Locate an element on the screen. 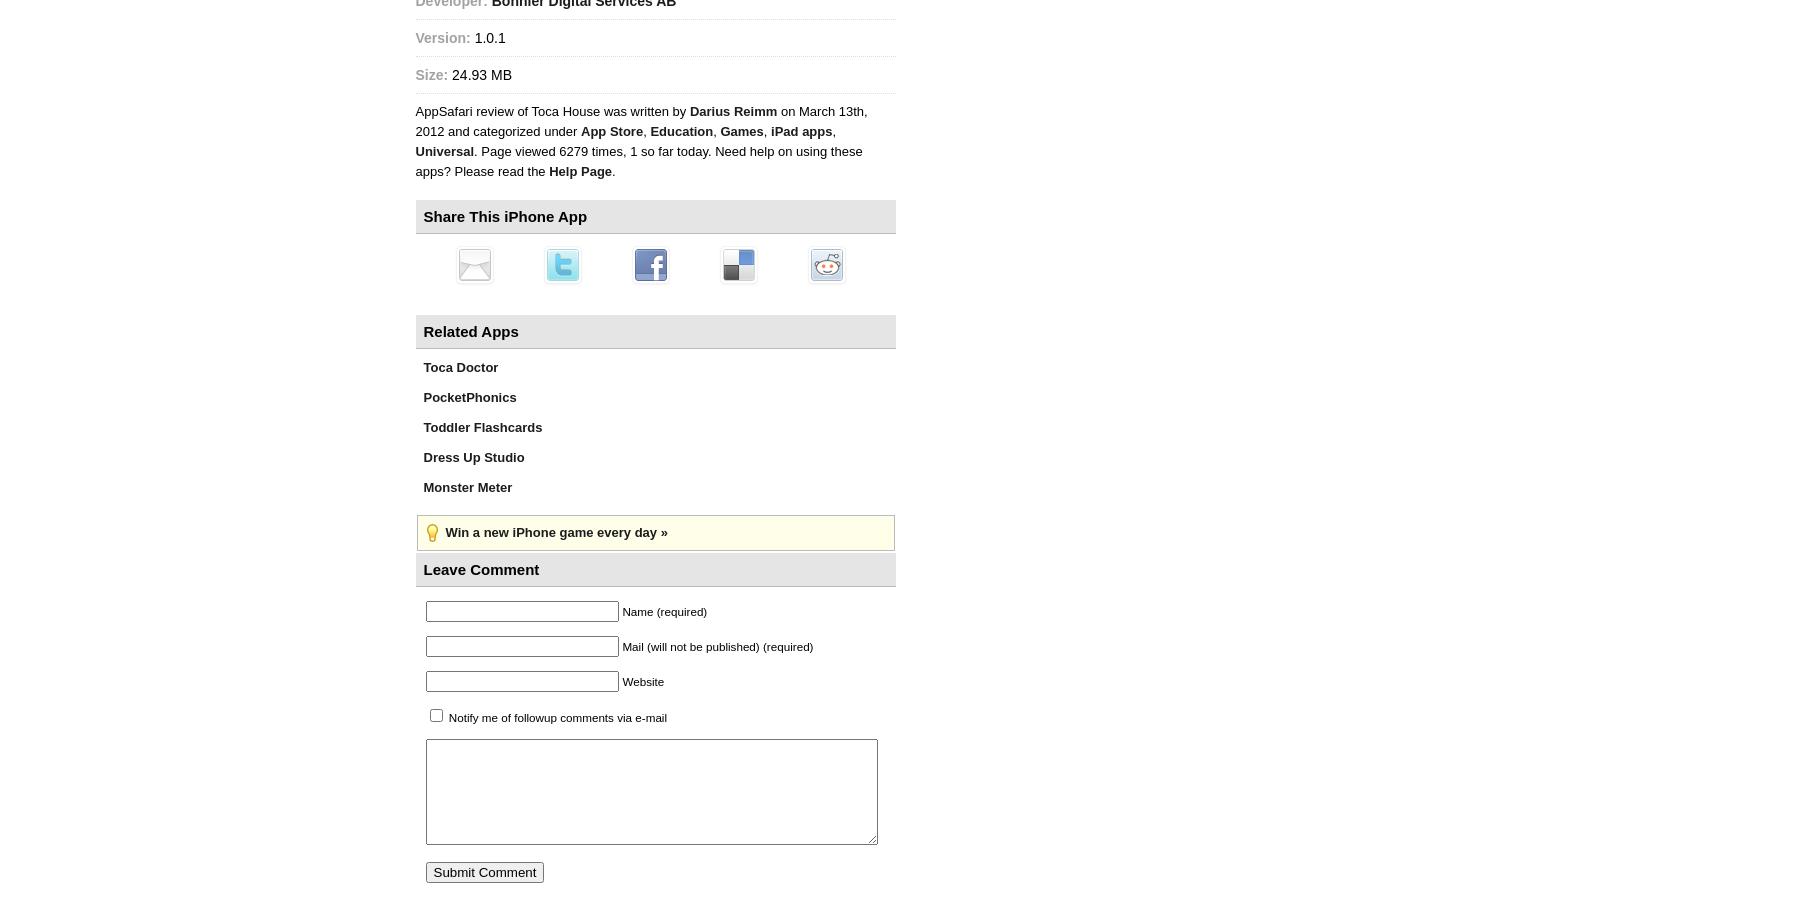 This screenshot has width=1811, height=917. 'AppSafari' is located at coordinates (445, 110).